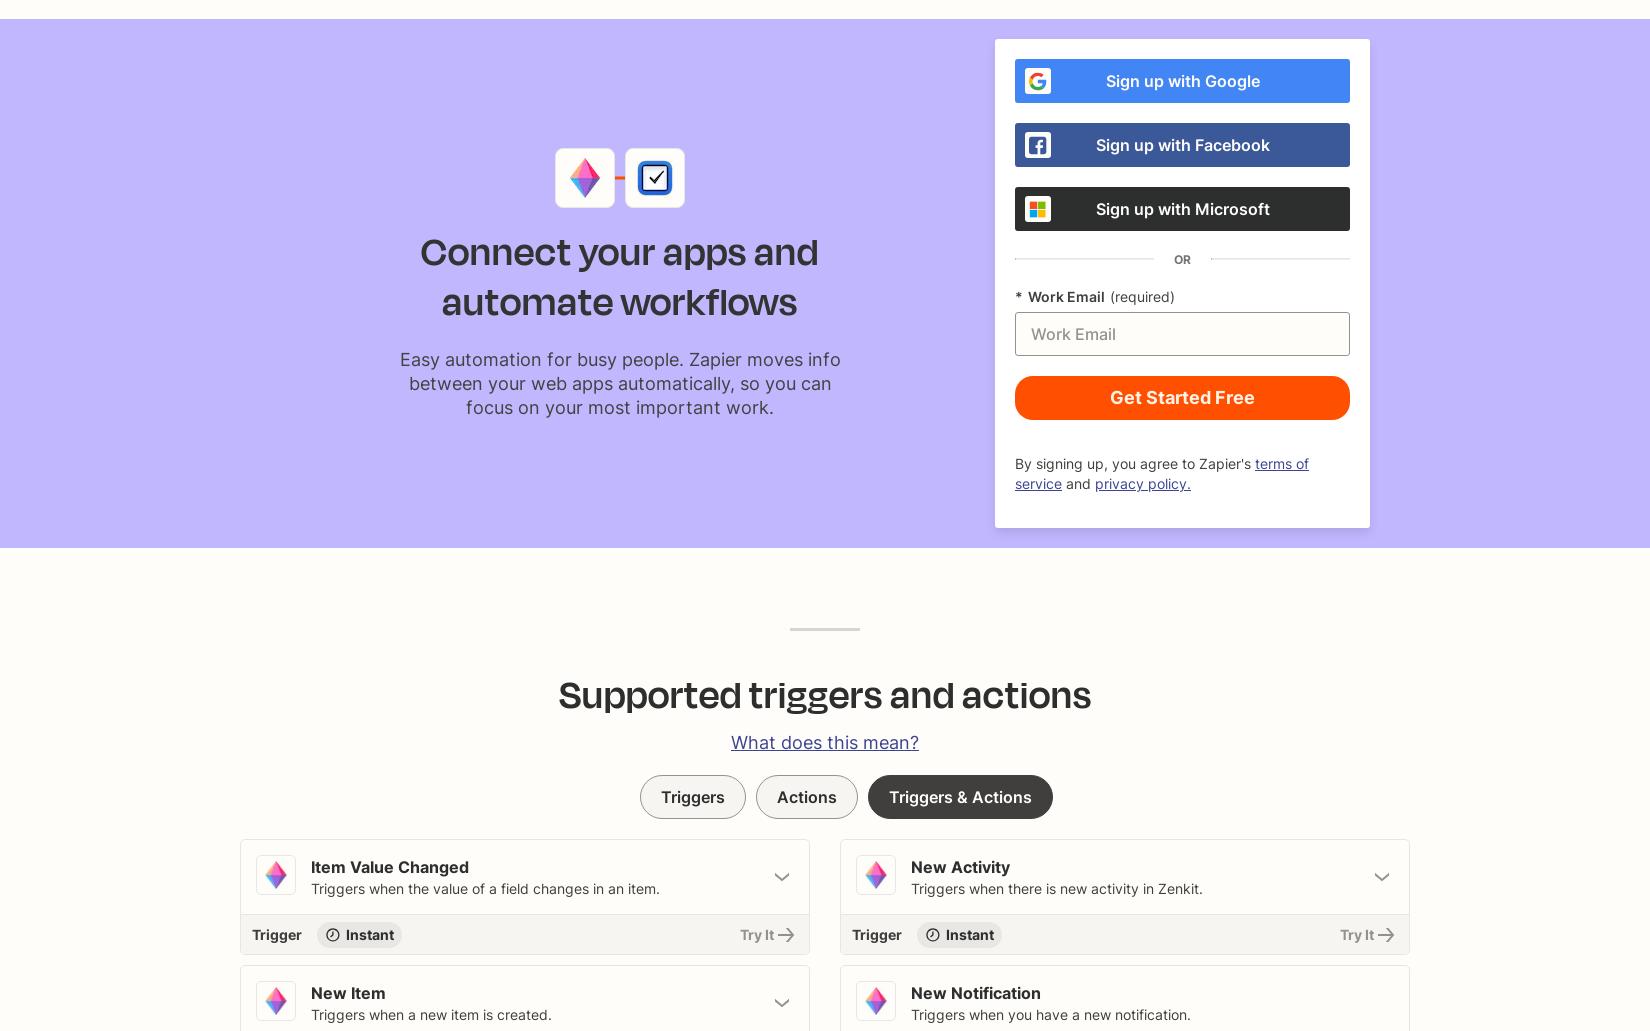 The height and width of the screenshot is (1031, 1650). What do you see at coordinates (1182, 396) in the screenshot?
I see `'Get Started Free'` at bounding box center [1182, 396].